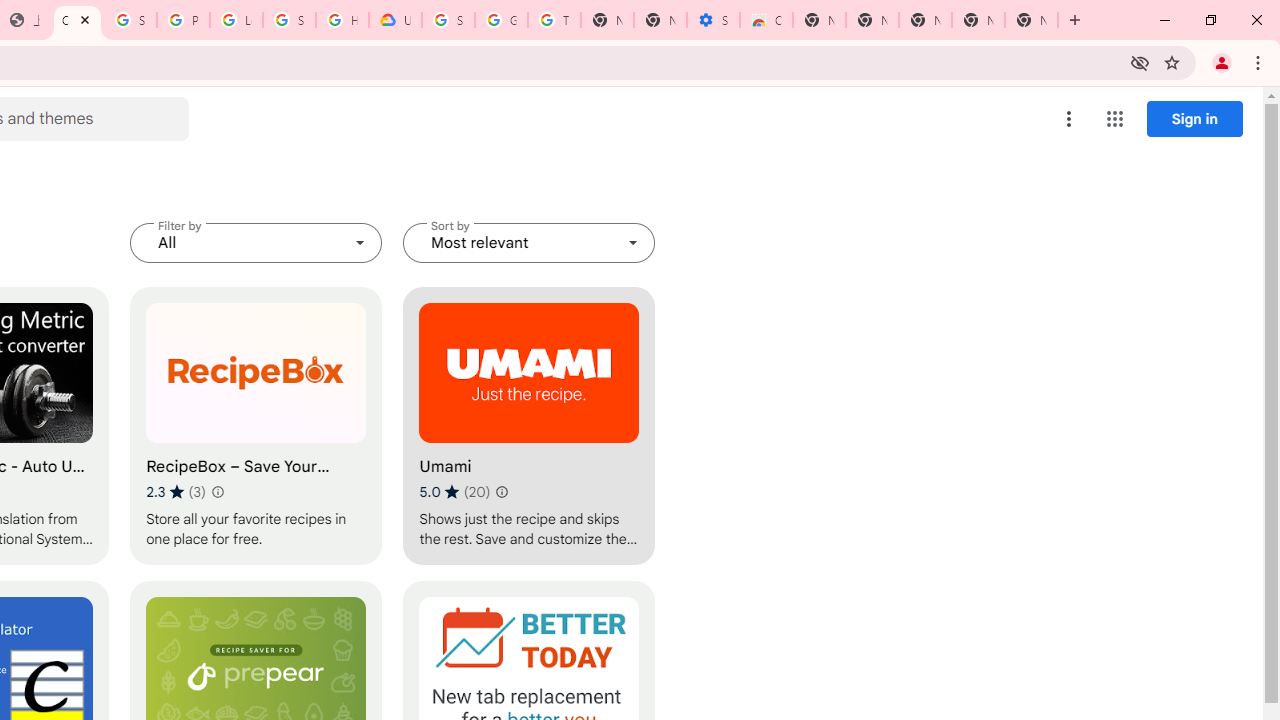 The width and height of the screenshot is (1280, 720). I want to click on 'Sign in - Google Accounts', so click(129, 20).